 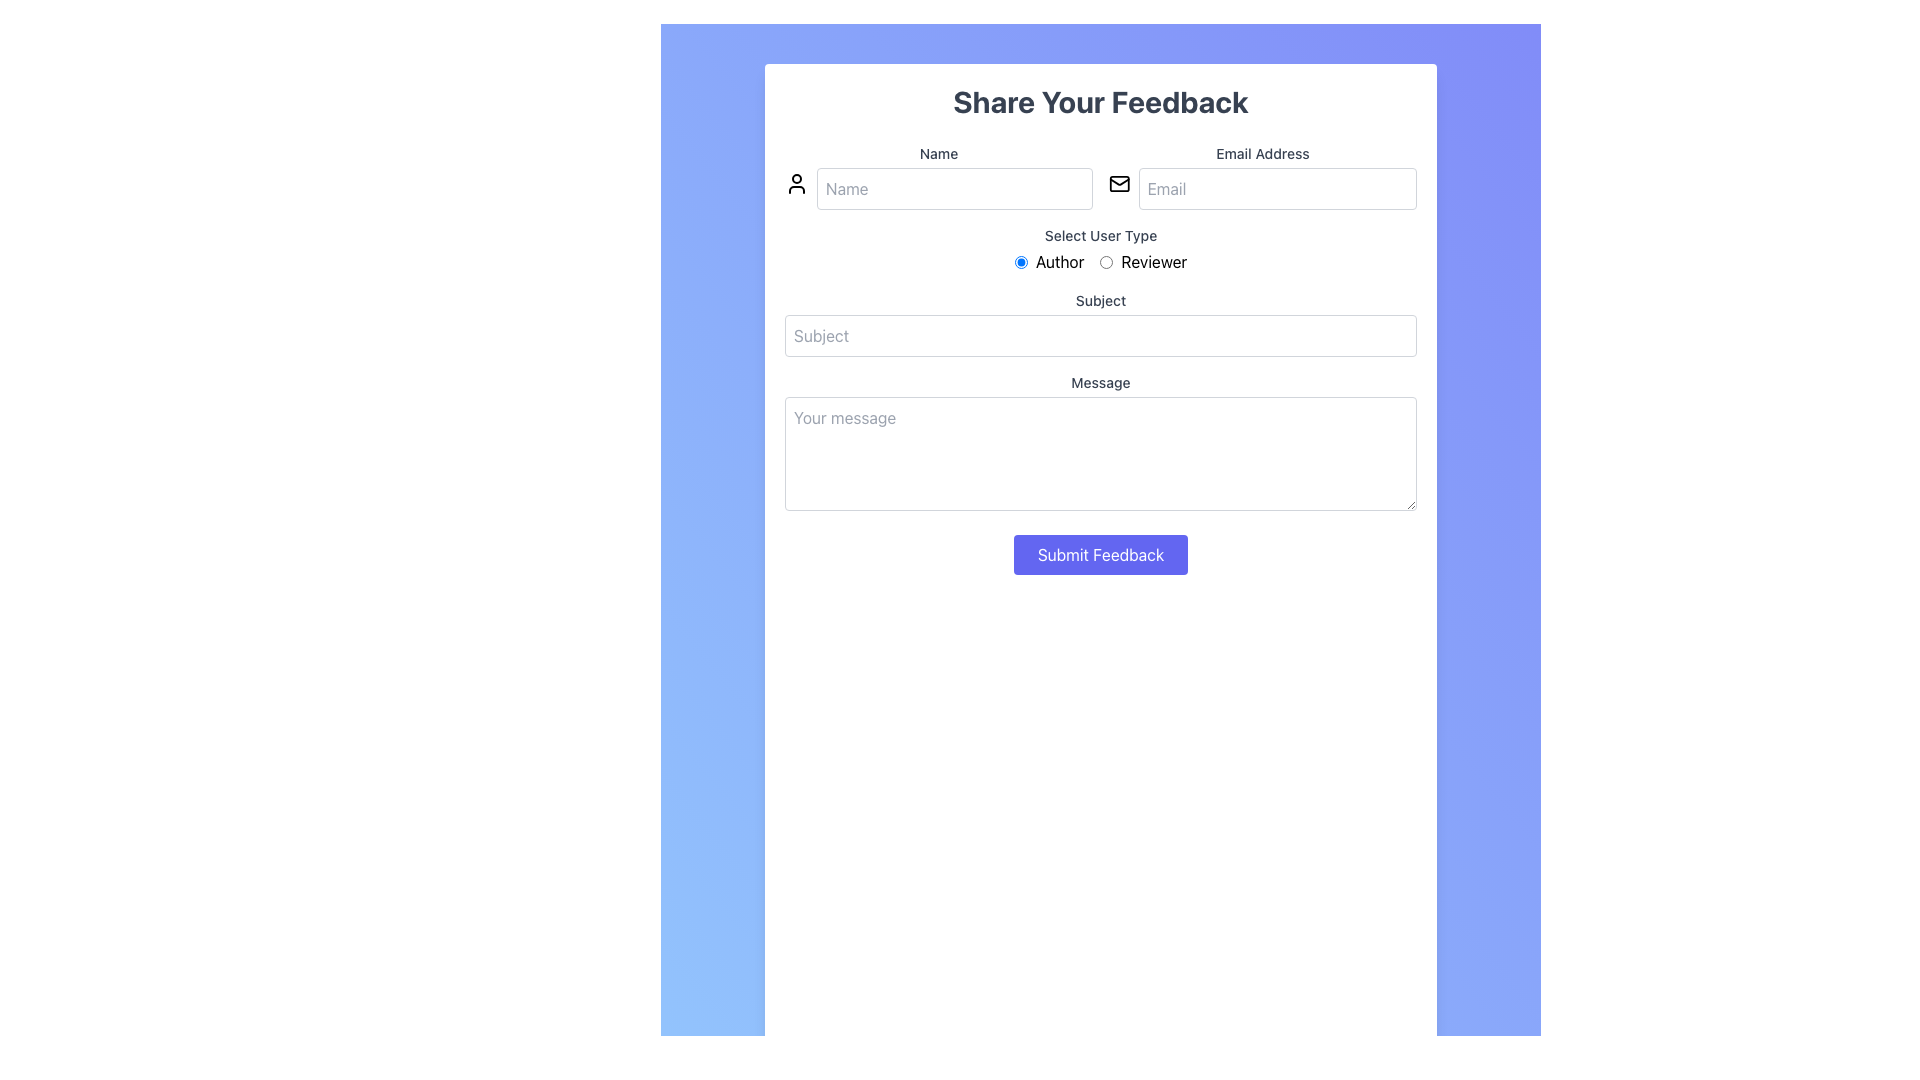 I want to click on the 'Submit Feedback' button, which is styled with a bright blue background and rounded corners, so click(x=1099, y=554).